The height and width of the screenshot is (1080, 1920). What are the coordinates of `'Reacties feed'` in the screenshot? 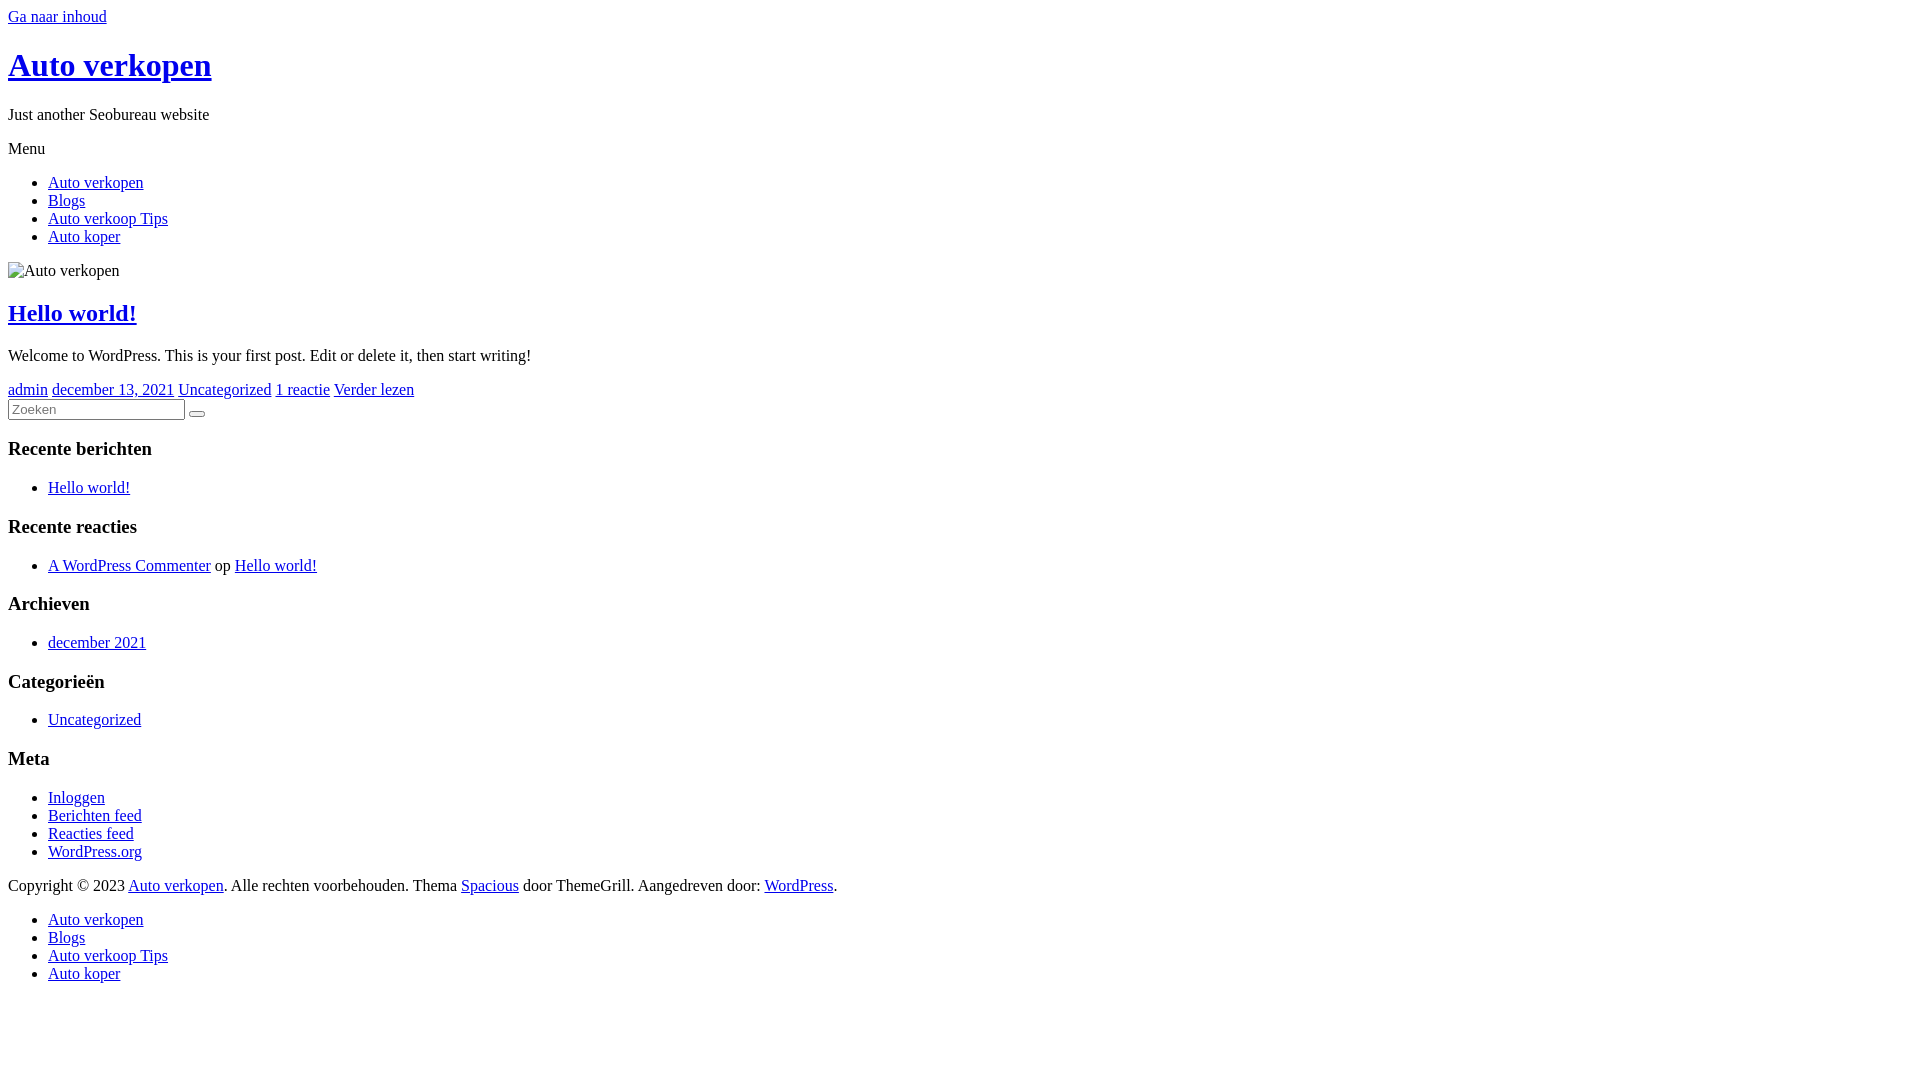 It's located at (48, 833).